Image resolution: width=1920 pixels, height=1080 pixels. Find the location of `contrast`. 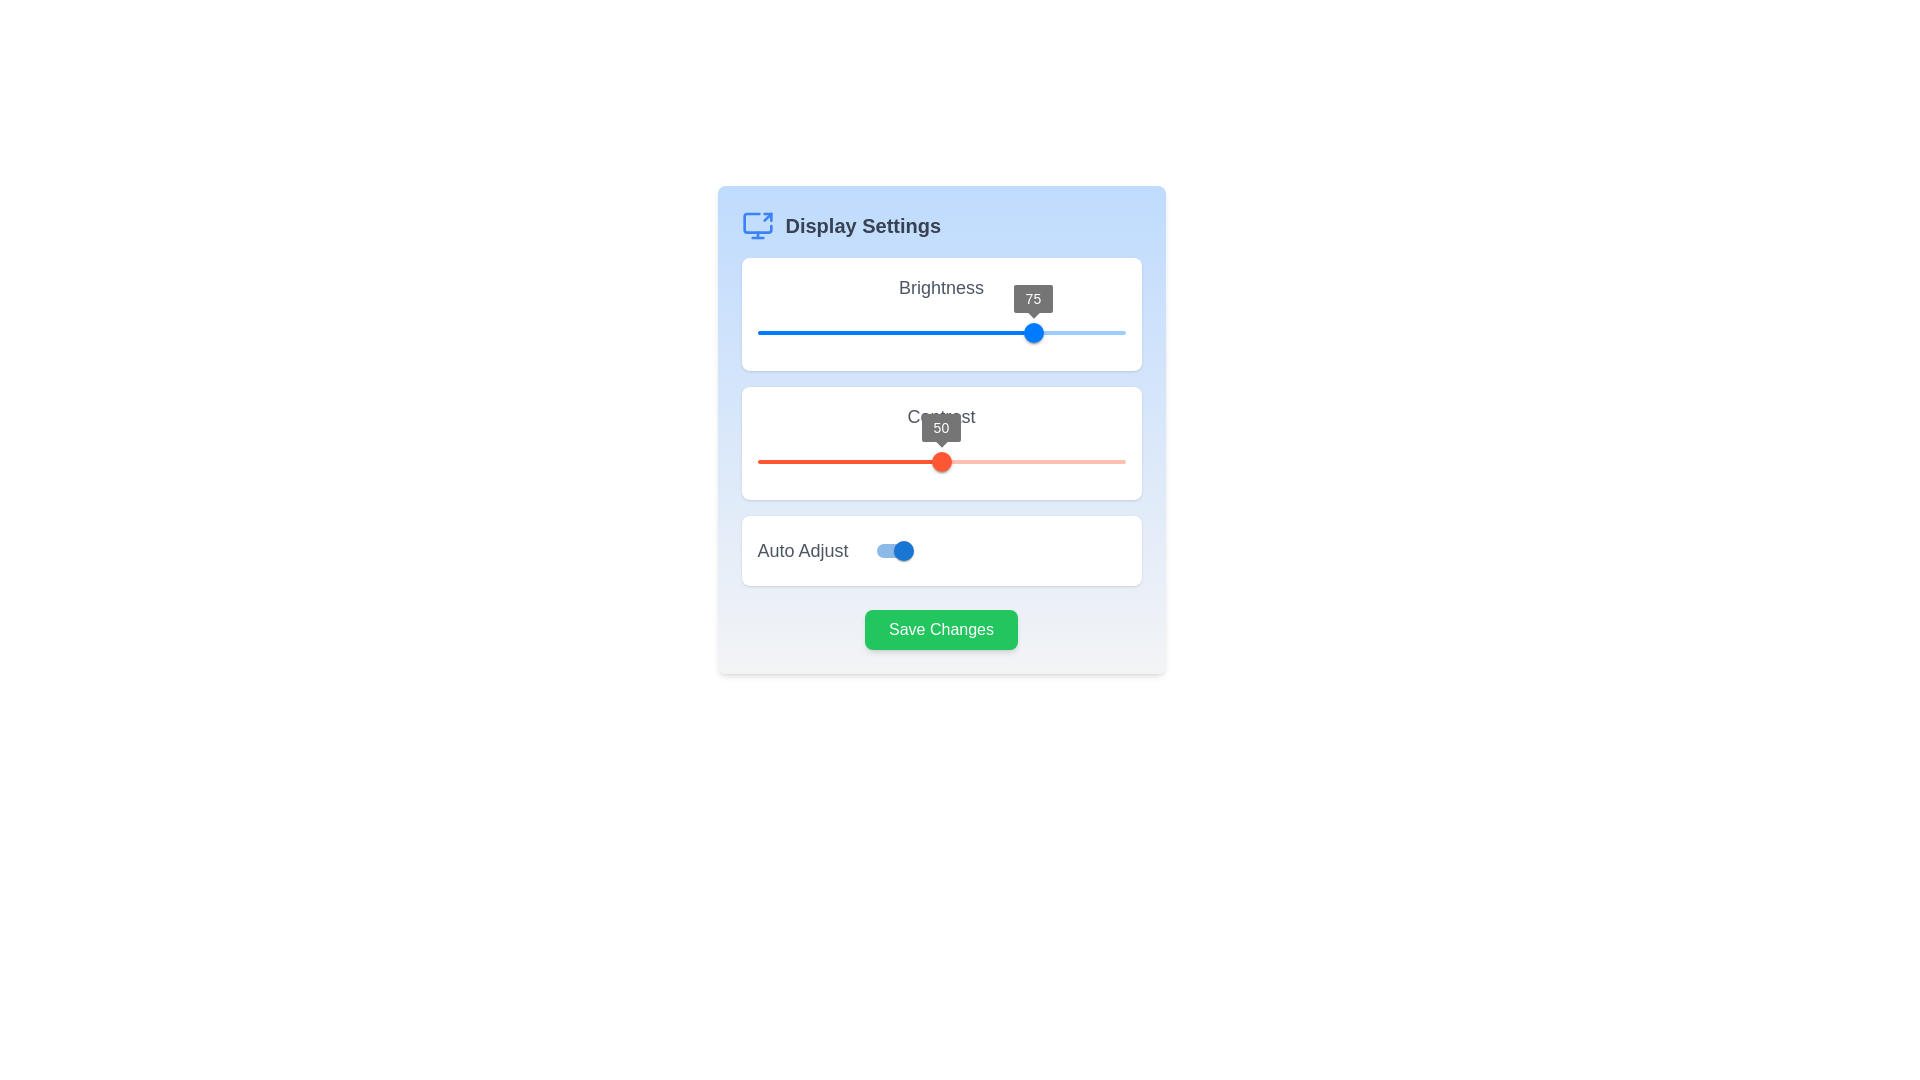

contrast is located at coordinates (955, 462).